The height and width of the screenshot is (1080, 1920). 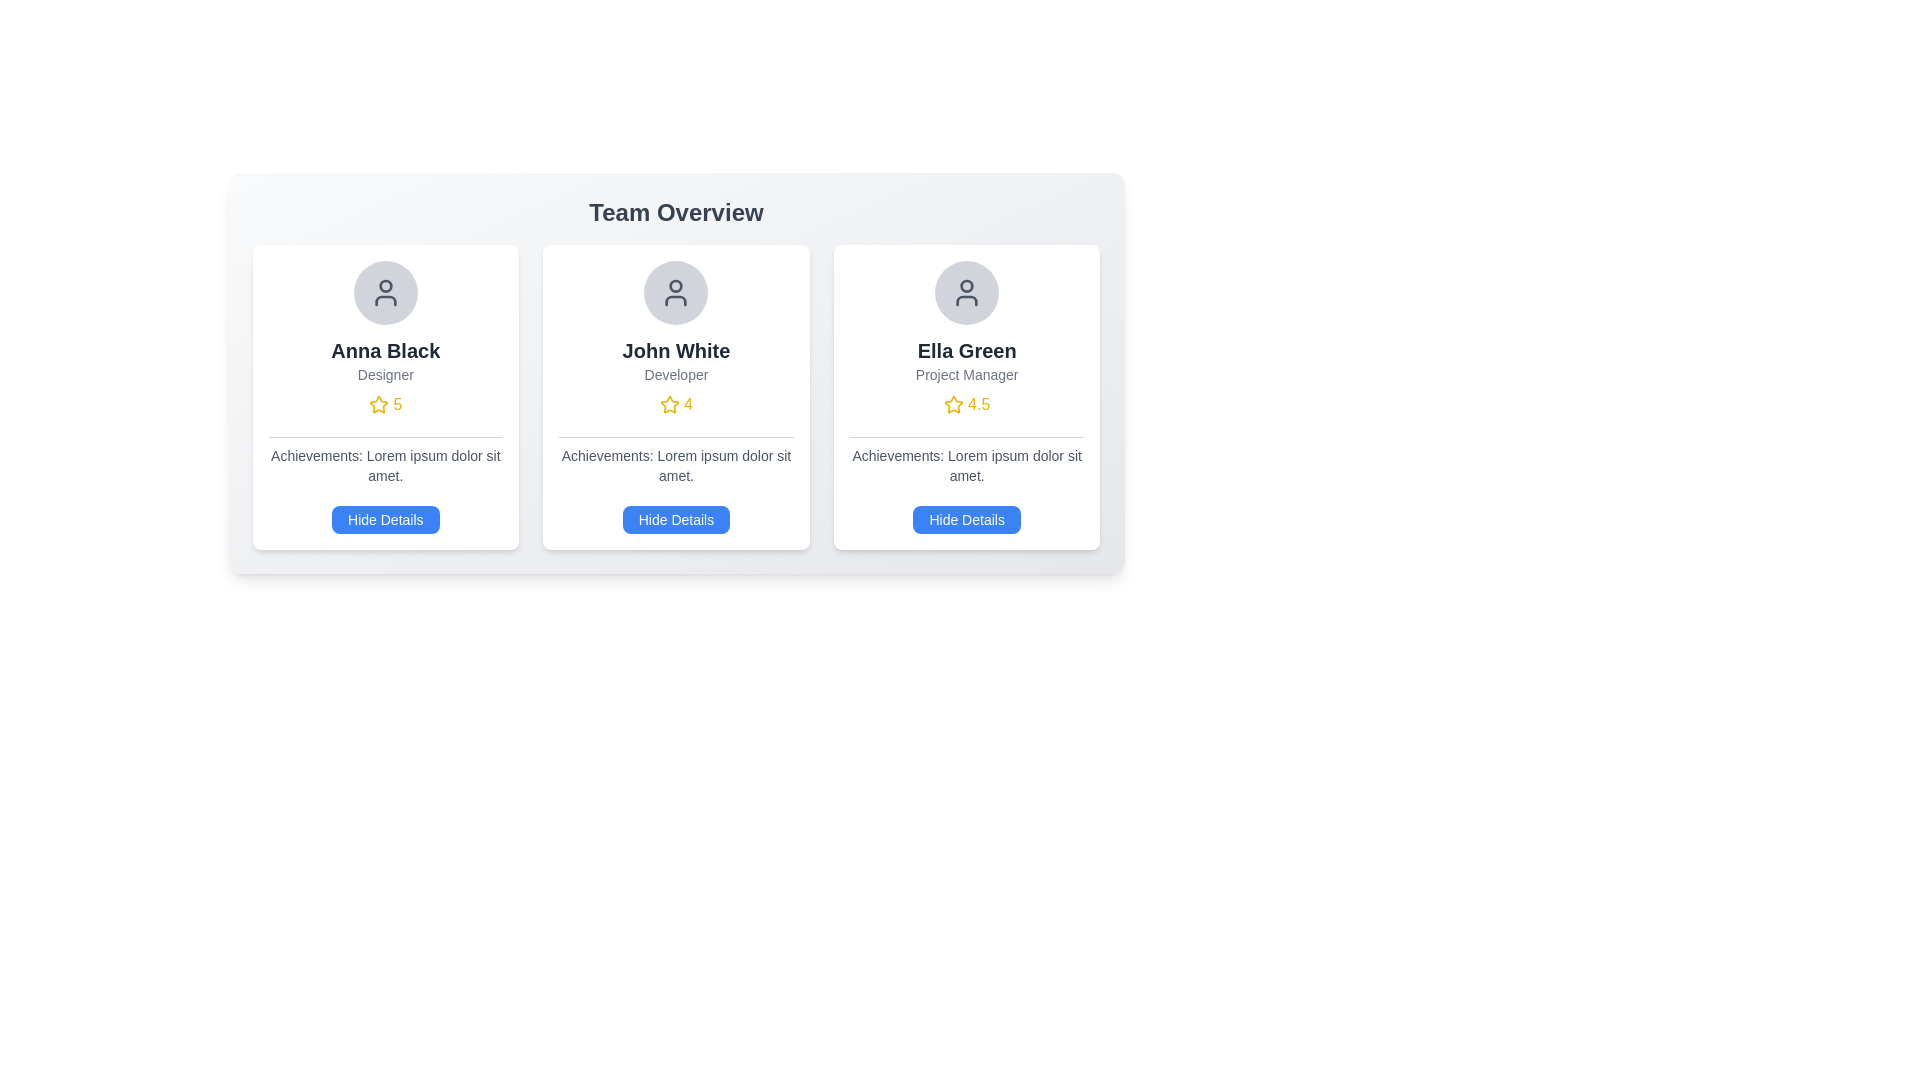 What do you see at coordinates (670, 404) in the screenshot?
I see `the star-shaped icon with a golden-yellow outline located in the third card of team members, beneath 'Ella Green' and above the rating value '4.5'` at bounding box center [670, 404].